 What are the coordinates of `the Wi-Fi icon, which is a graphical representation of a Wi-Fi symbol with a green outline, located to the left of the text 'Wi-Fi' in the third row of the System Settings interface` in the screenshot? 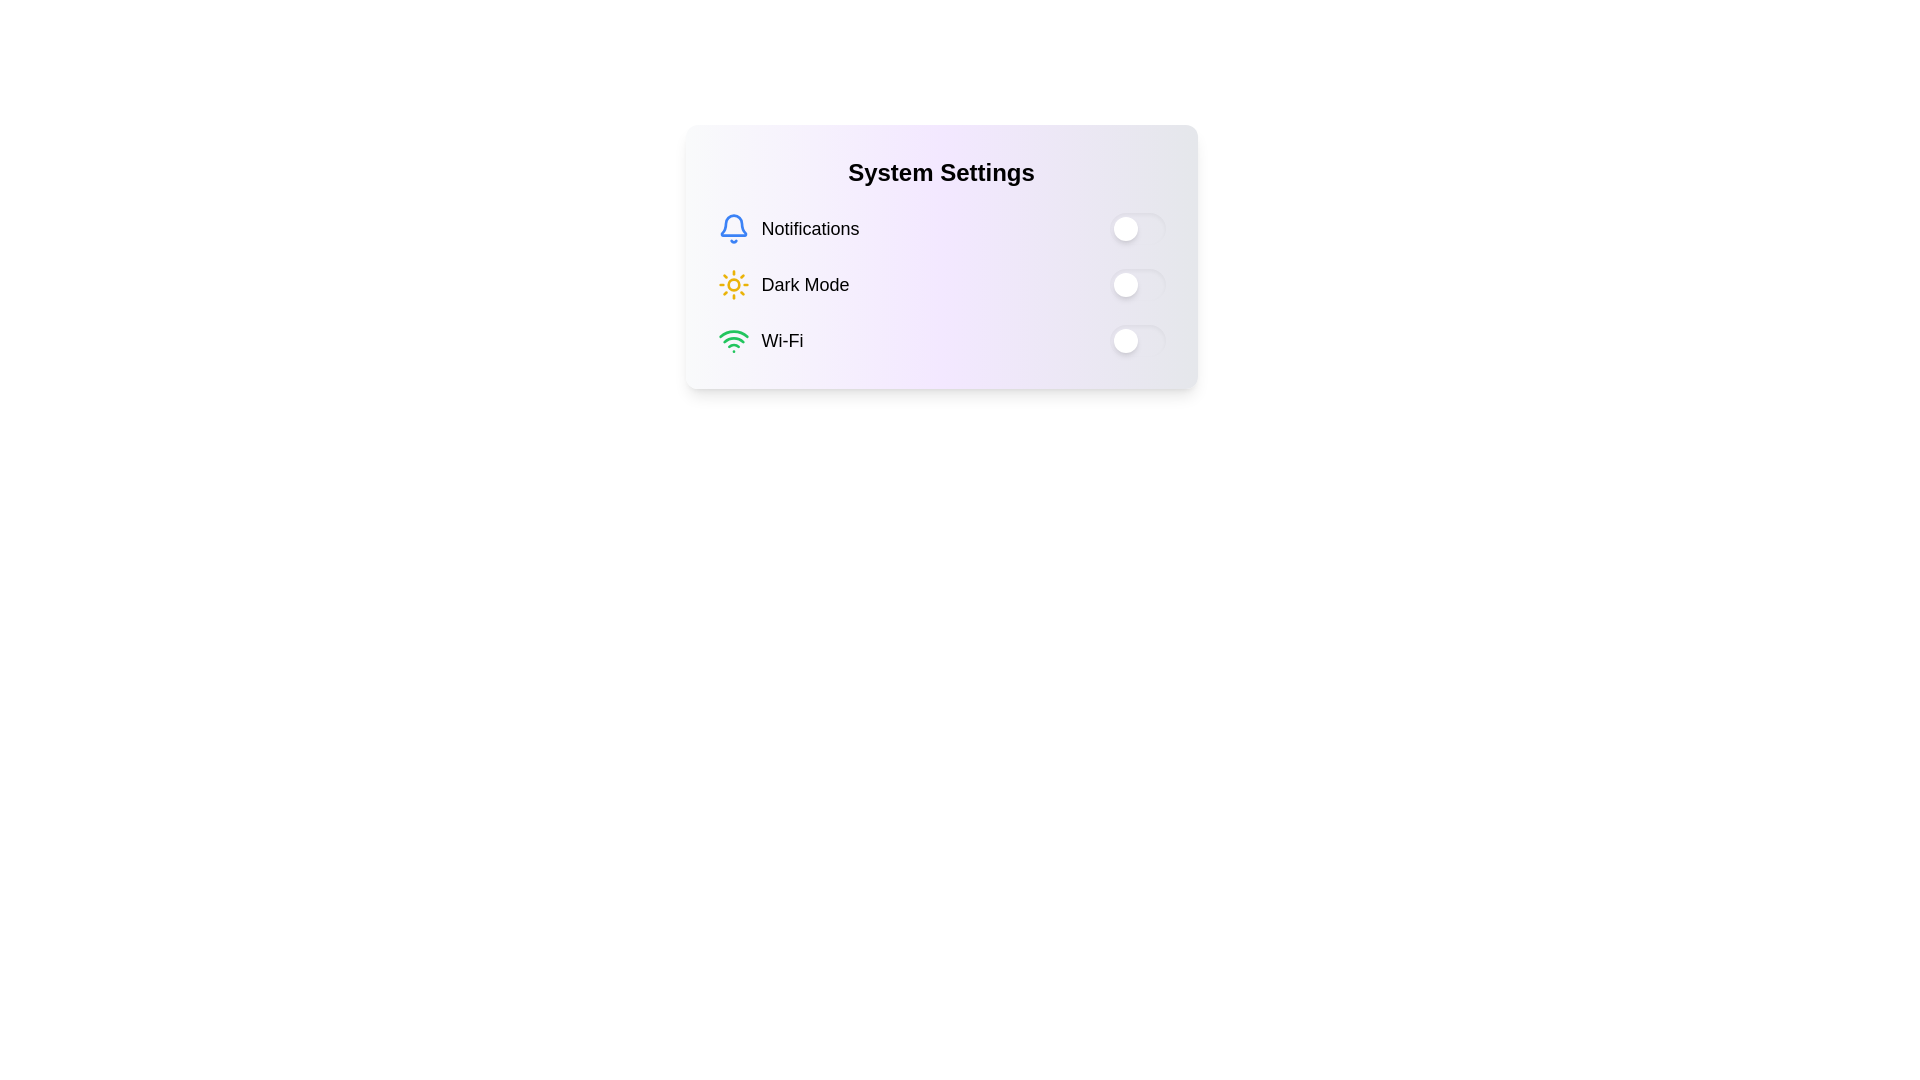 It's located at (732, 339).